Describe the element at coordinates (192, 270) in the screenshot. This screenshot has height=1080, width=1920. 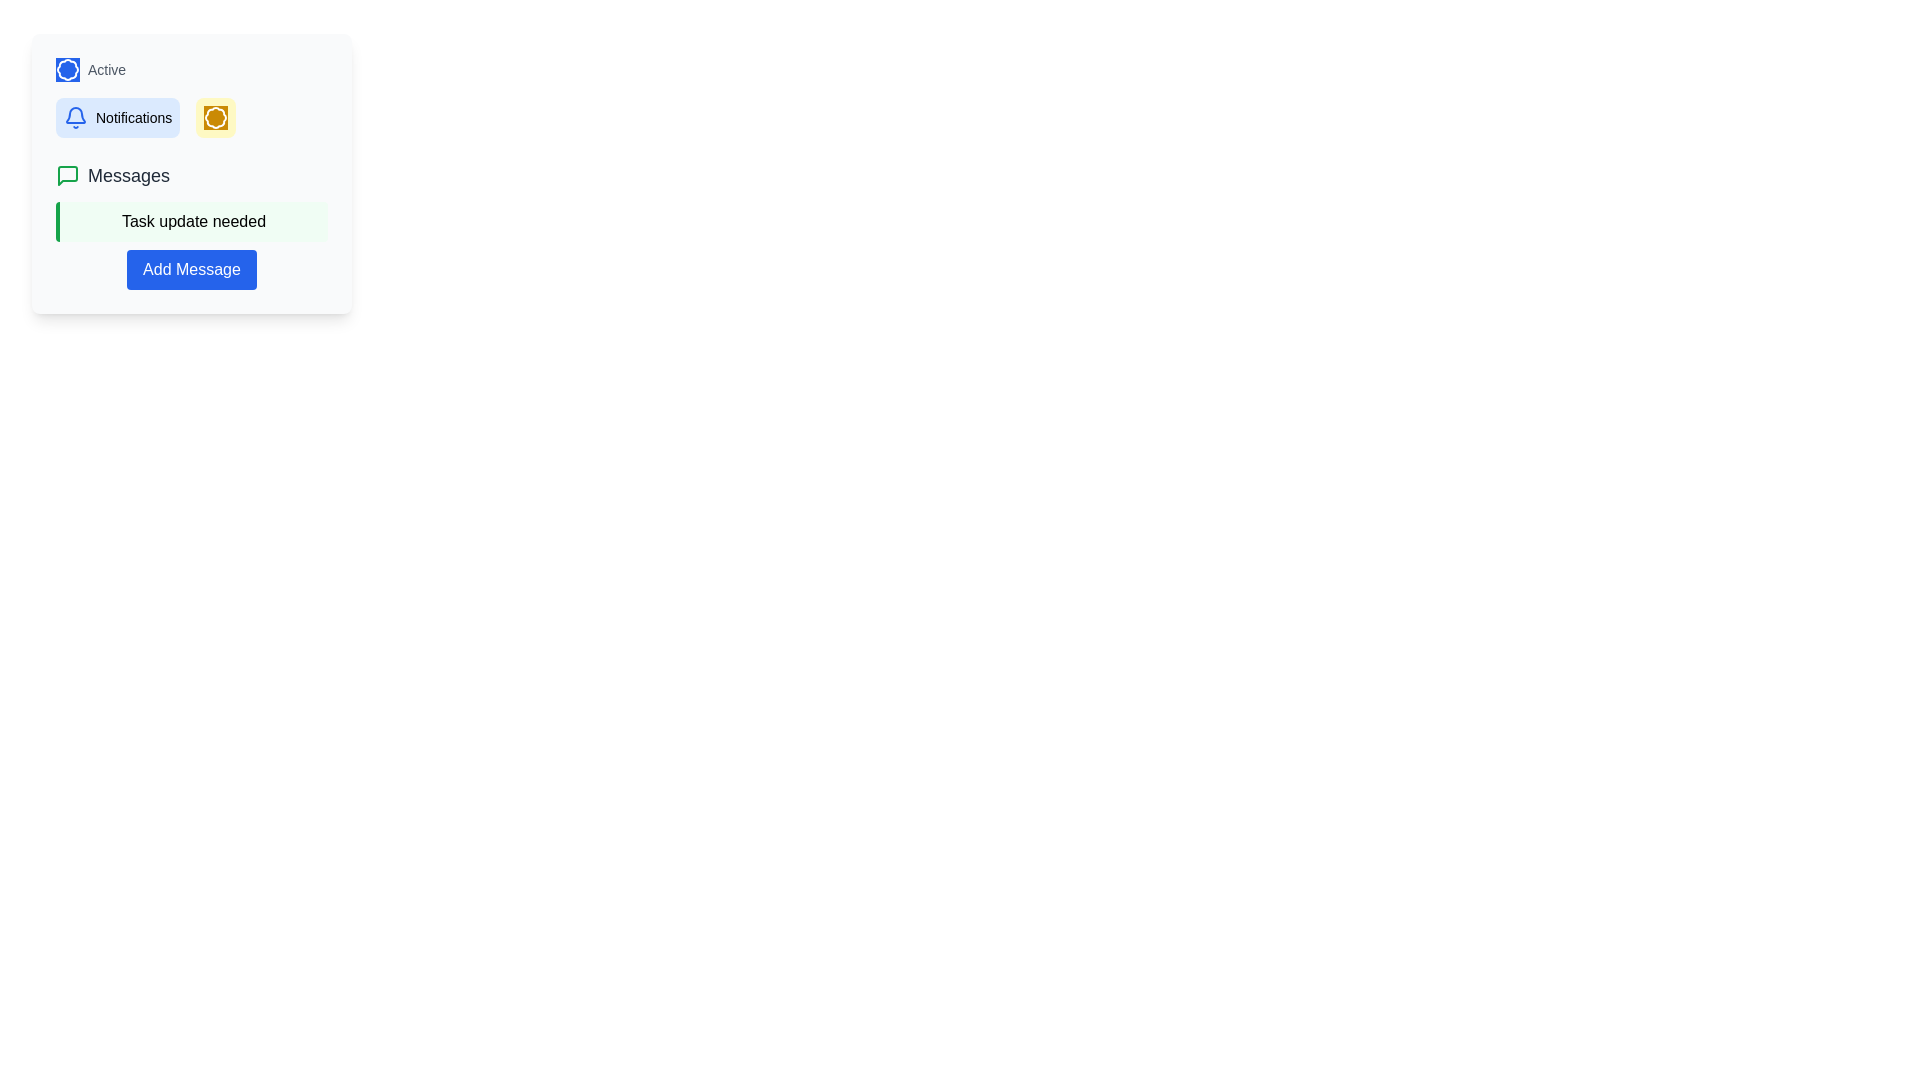
I see `the 'Add Message' button located below the text 'Task update needed' in the 'Messages' section to initiate the message composition interface` at that location.